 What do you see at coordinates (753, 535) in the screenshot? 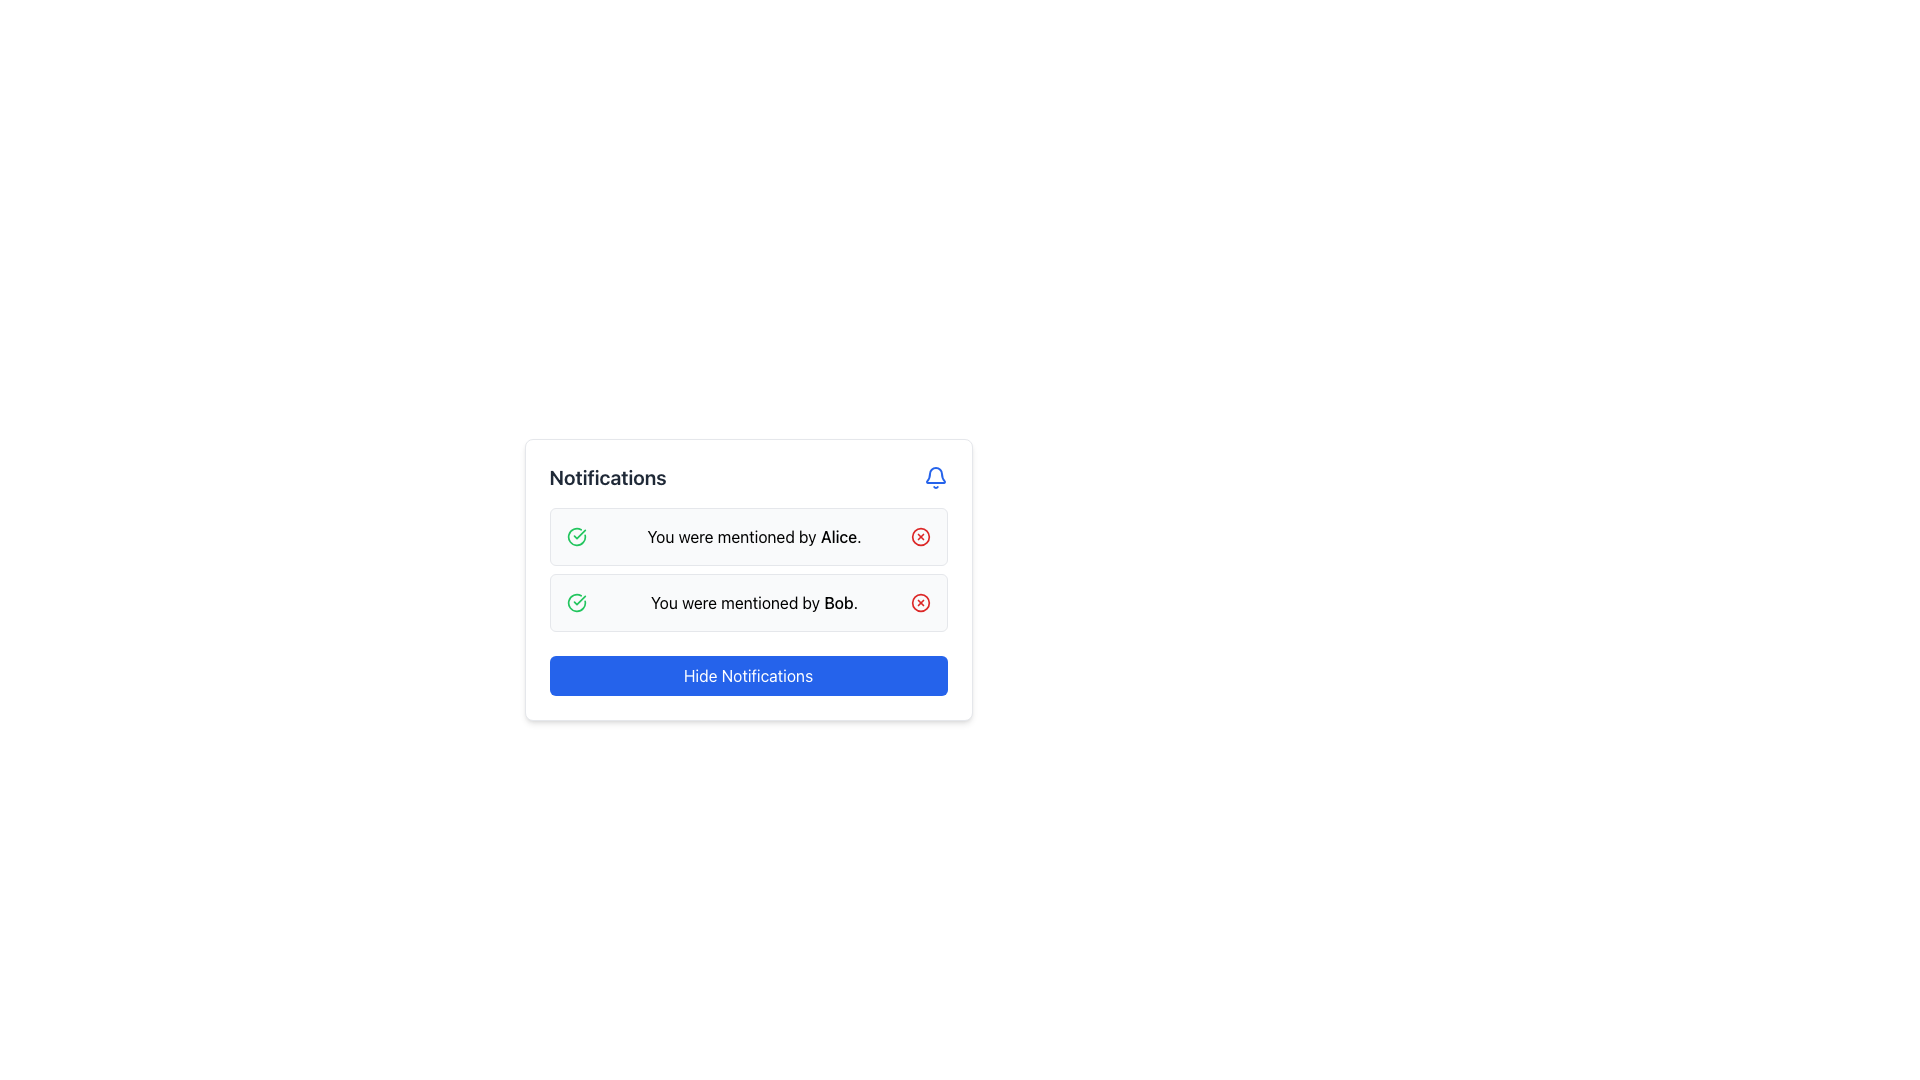
I see `the text label that reads 'You were mentioned by Alice.' within the first notification box, which is styled with a clean font and includes a dismiss button on the right` at bounding box center [753, 535].